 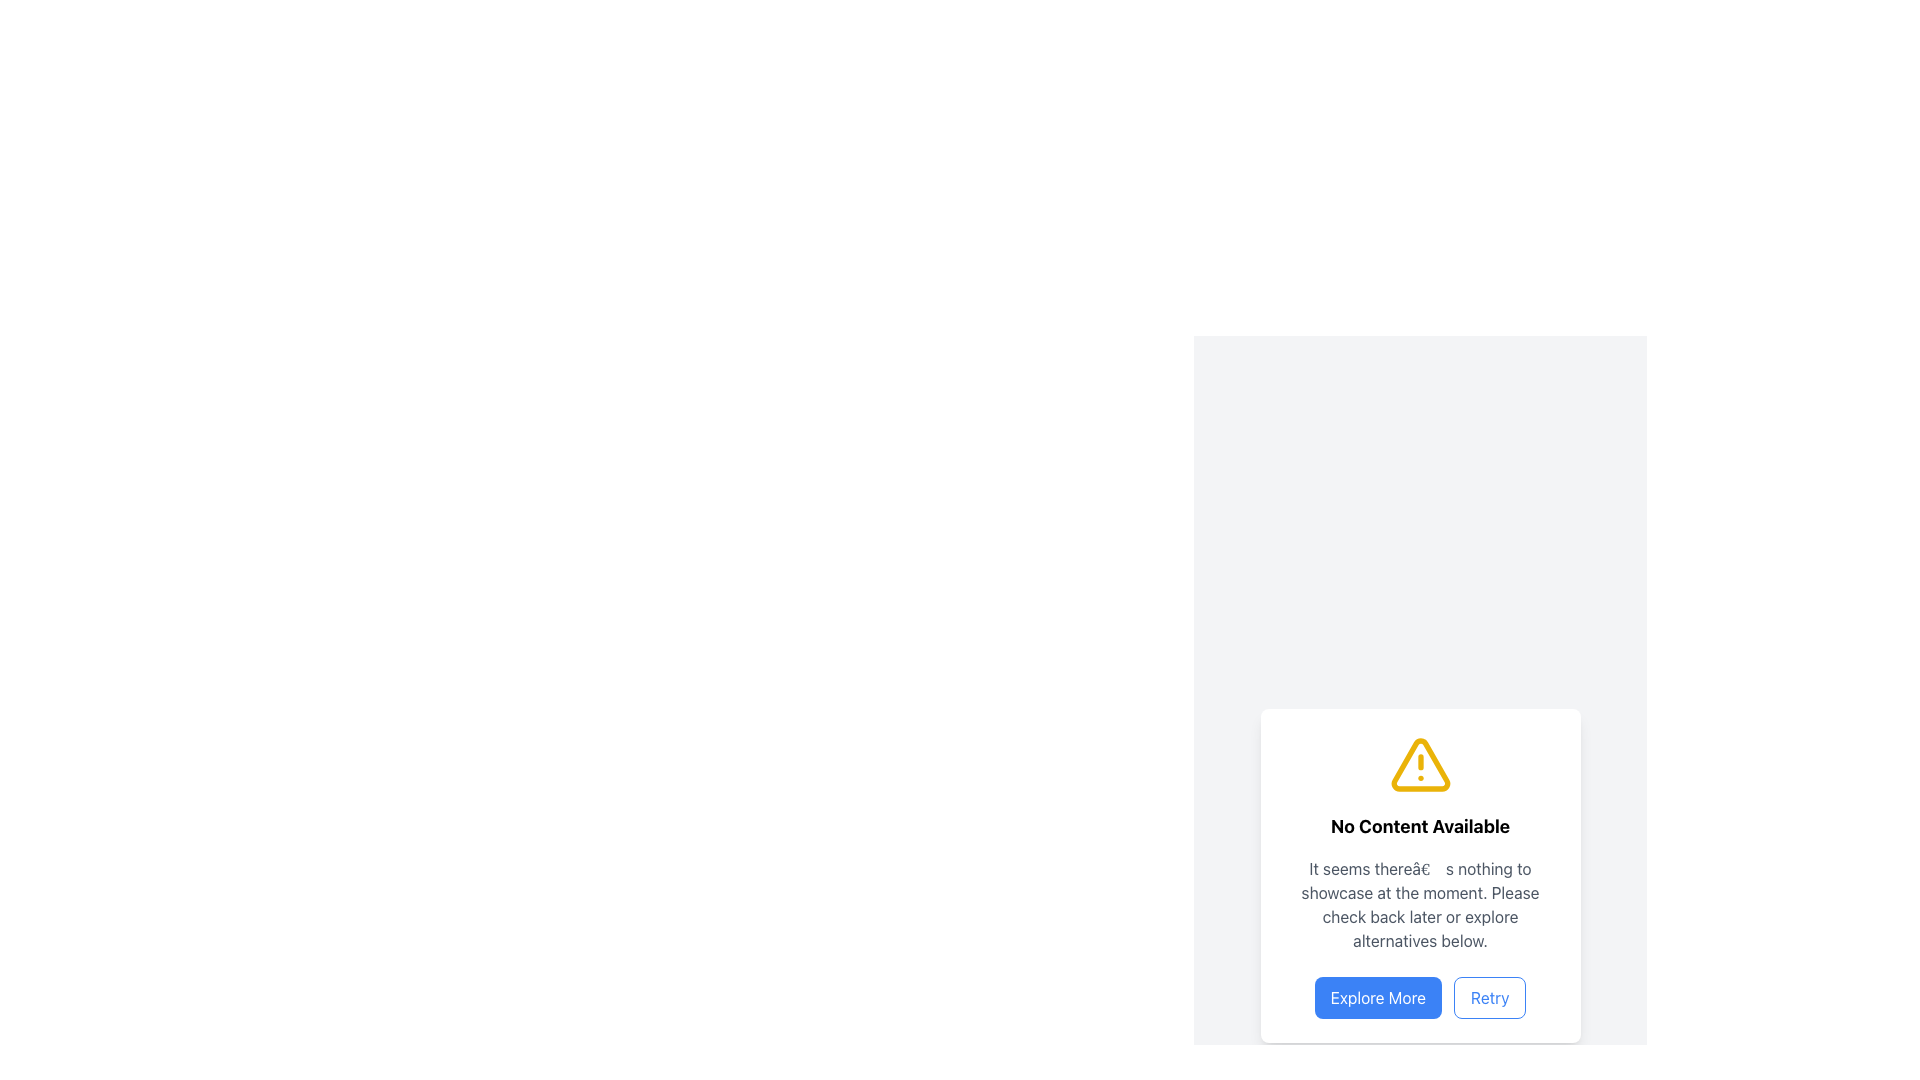 What do you see at coordinates (1490, 998) in the screenshot?
I see `the 'Retry' button to observe its hover effects, which include a background change to blue and text change to white` at bounding box center [1490, 998].